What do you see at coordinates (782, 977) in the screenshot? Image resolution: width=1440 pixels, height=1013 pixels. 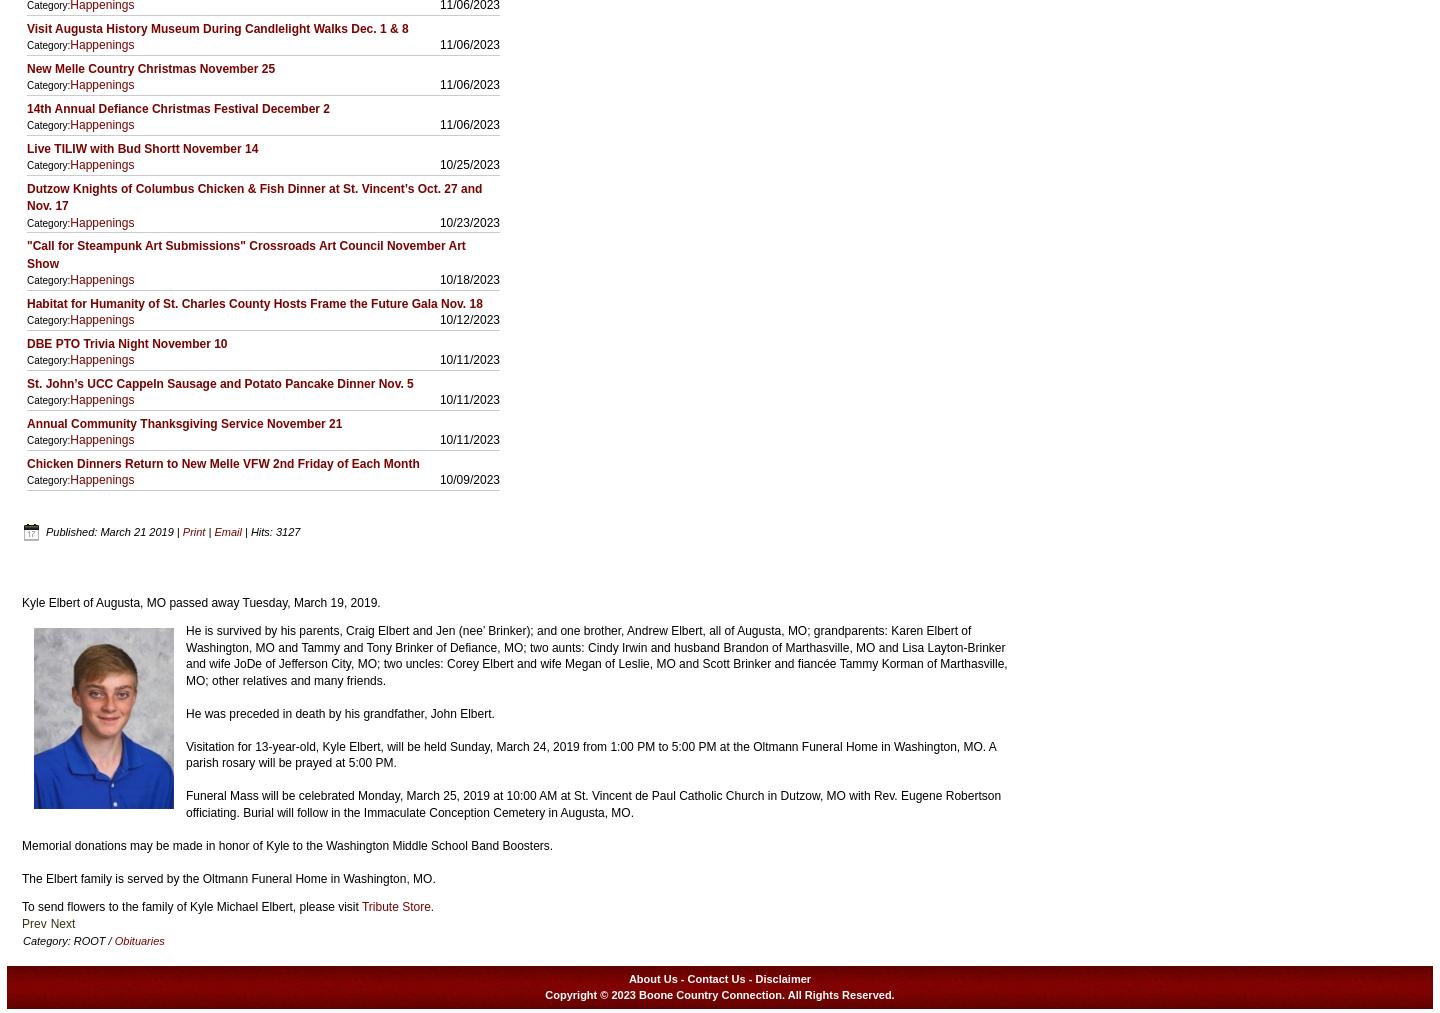 I see `'Disclaimer'` at bounding box center [782, 977].